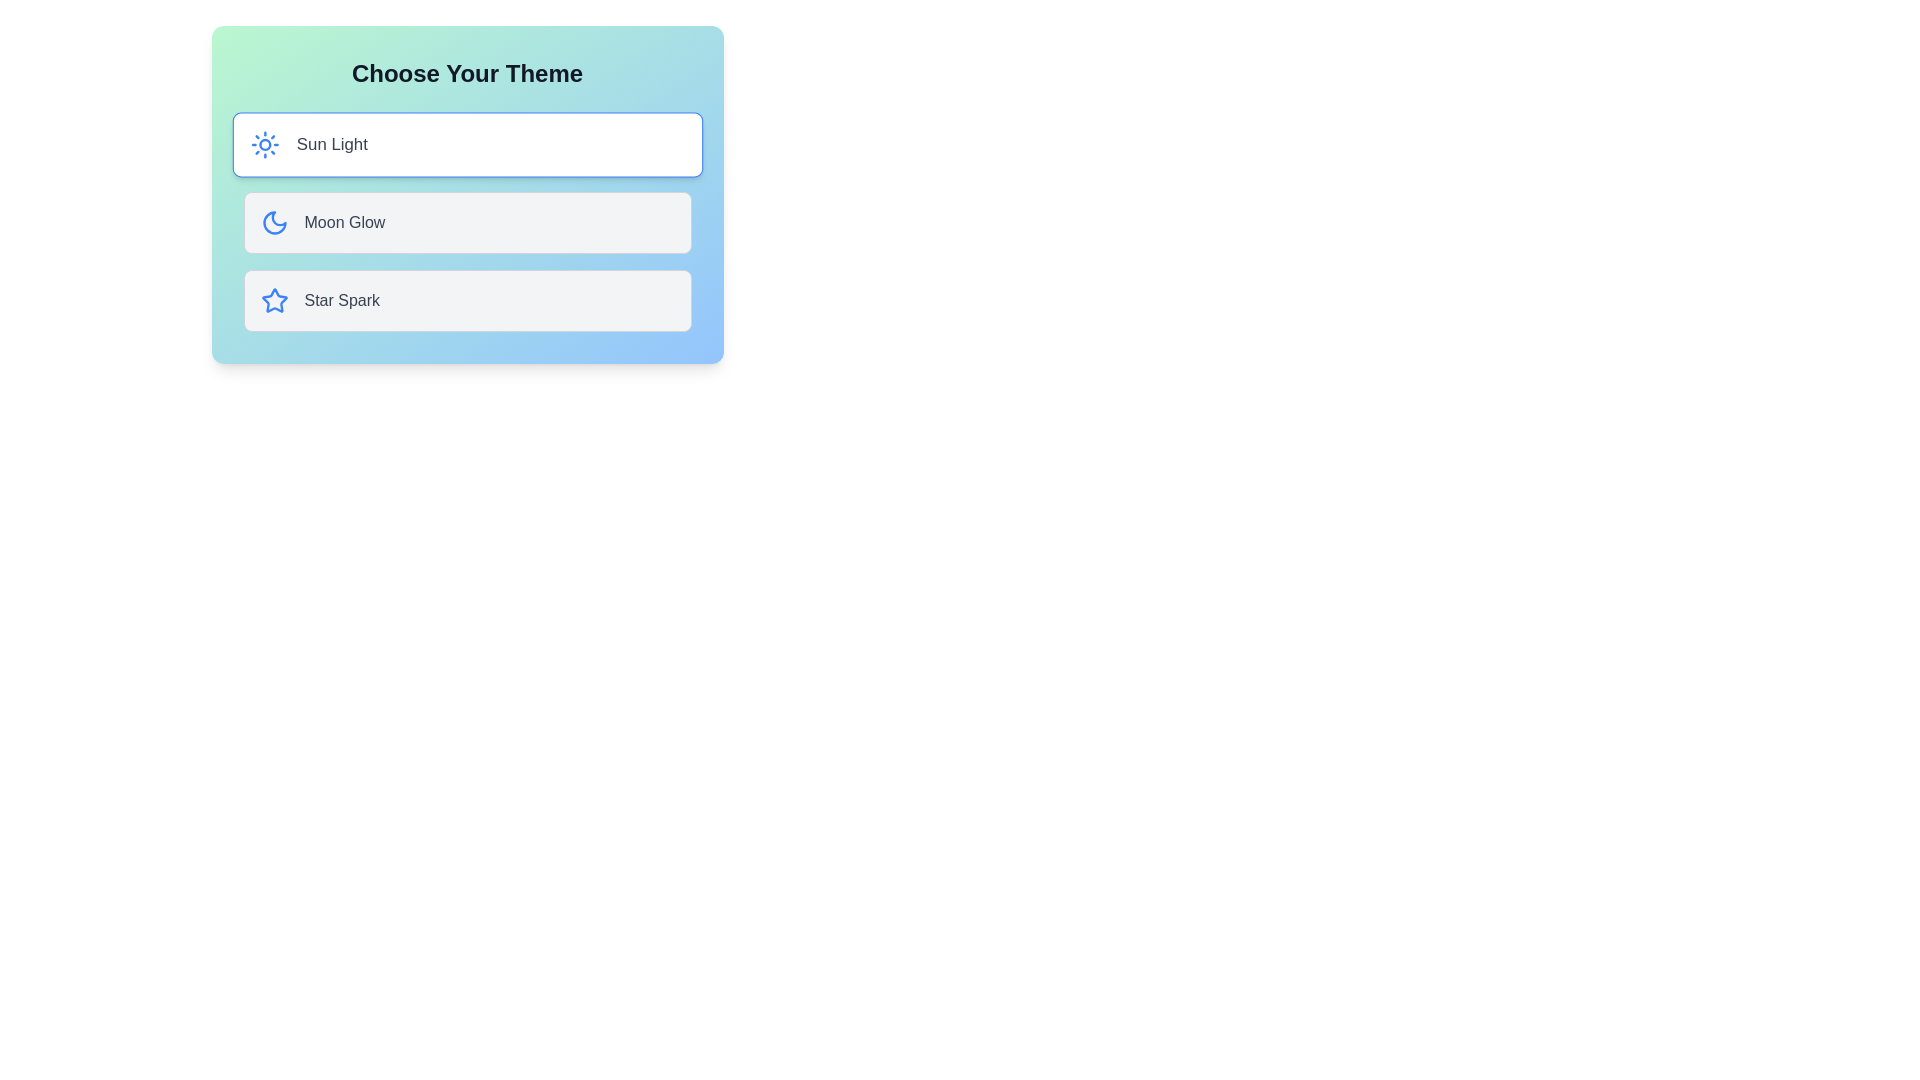  What do you see at coordinates (273, 300) in the screenshot?
I see `the star-shaped SVG icon outlined with a bold blue stroke` at bounding box center [273, 300].